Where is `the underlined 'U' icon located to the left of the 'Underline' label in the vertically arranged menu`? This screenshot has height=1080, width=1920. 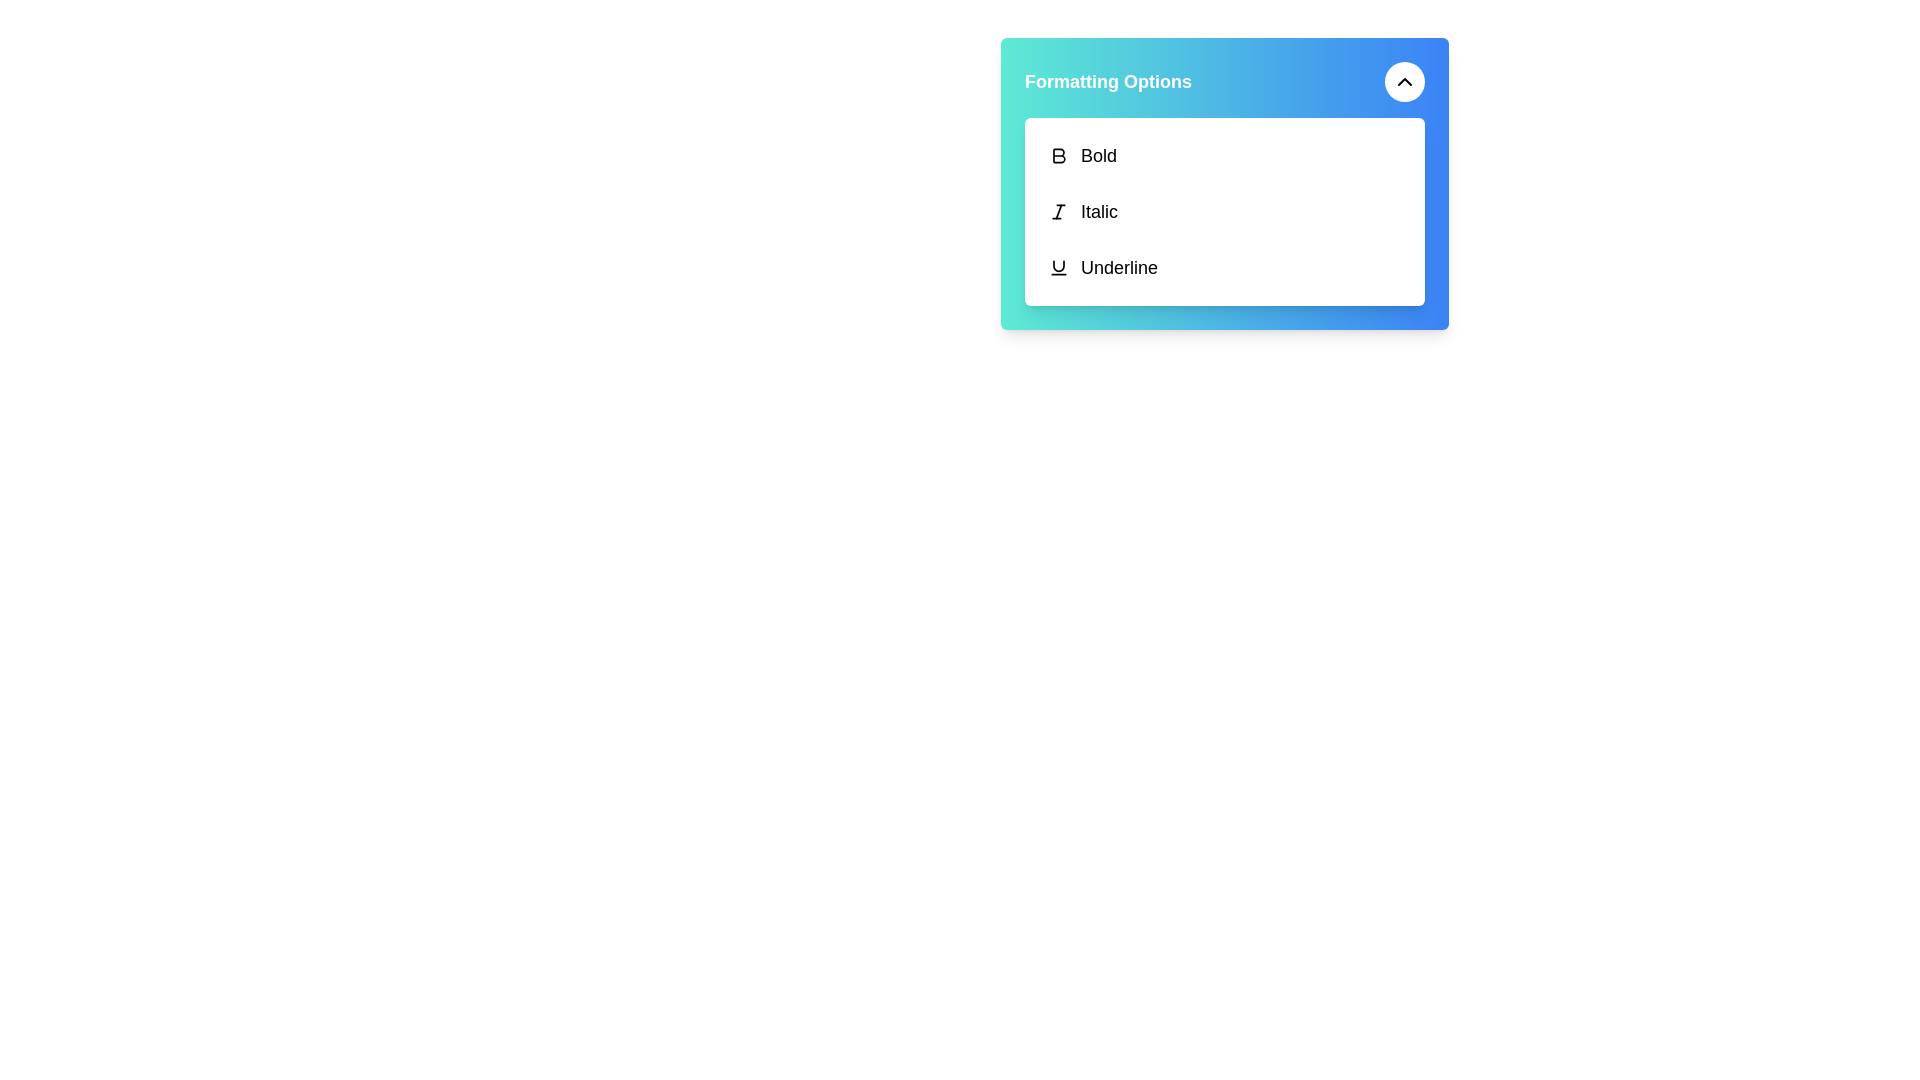 the underlined 'U' icon located to the left of the 'Underline' label in the vertically arranged menu is located at coordinates (1058, 266).